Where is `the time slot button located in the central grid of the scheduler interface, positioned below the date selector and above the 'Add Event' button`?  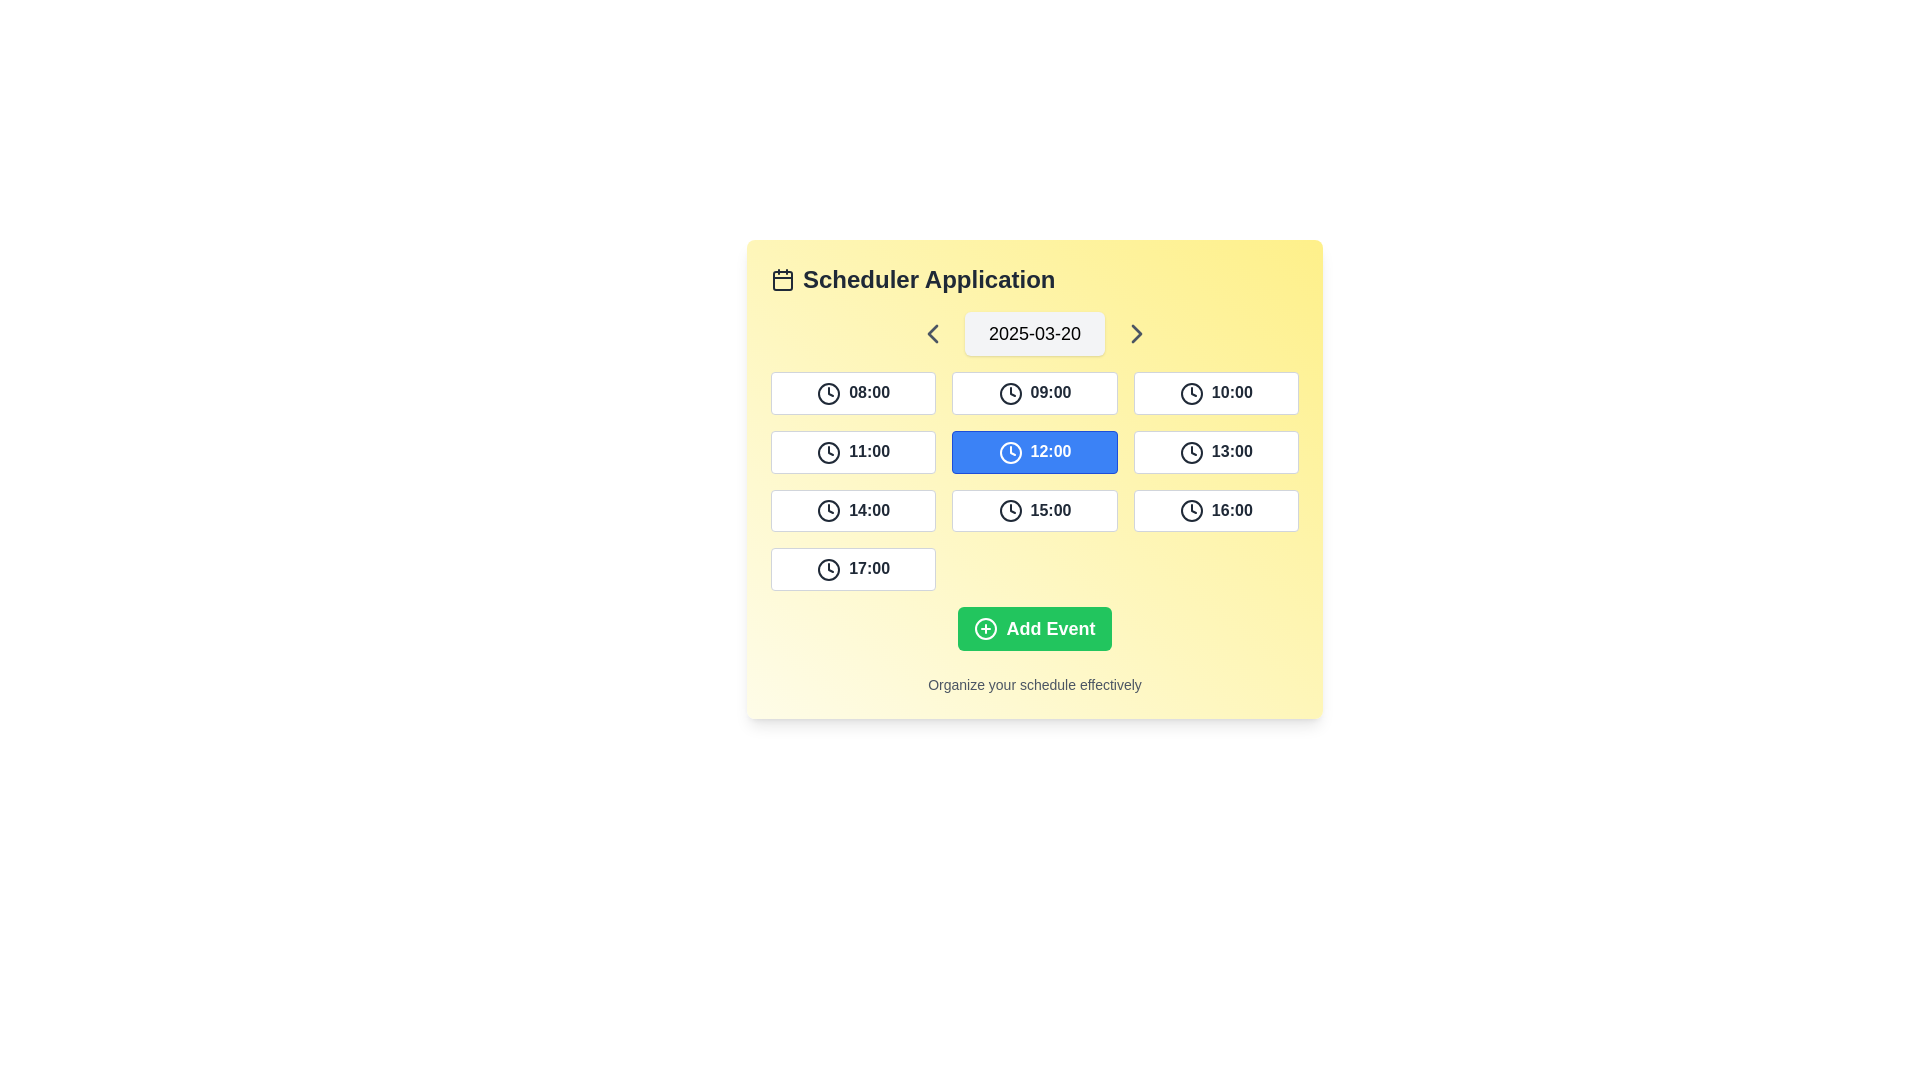 the time slot button located in the central grid of the scheduler interface, positioned below the date selector and above the 'Add Event' button is located at coordinates (1035, 481).